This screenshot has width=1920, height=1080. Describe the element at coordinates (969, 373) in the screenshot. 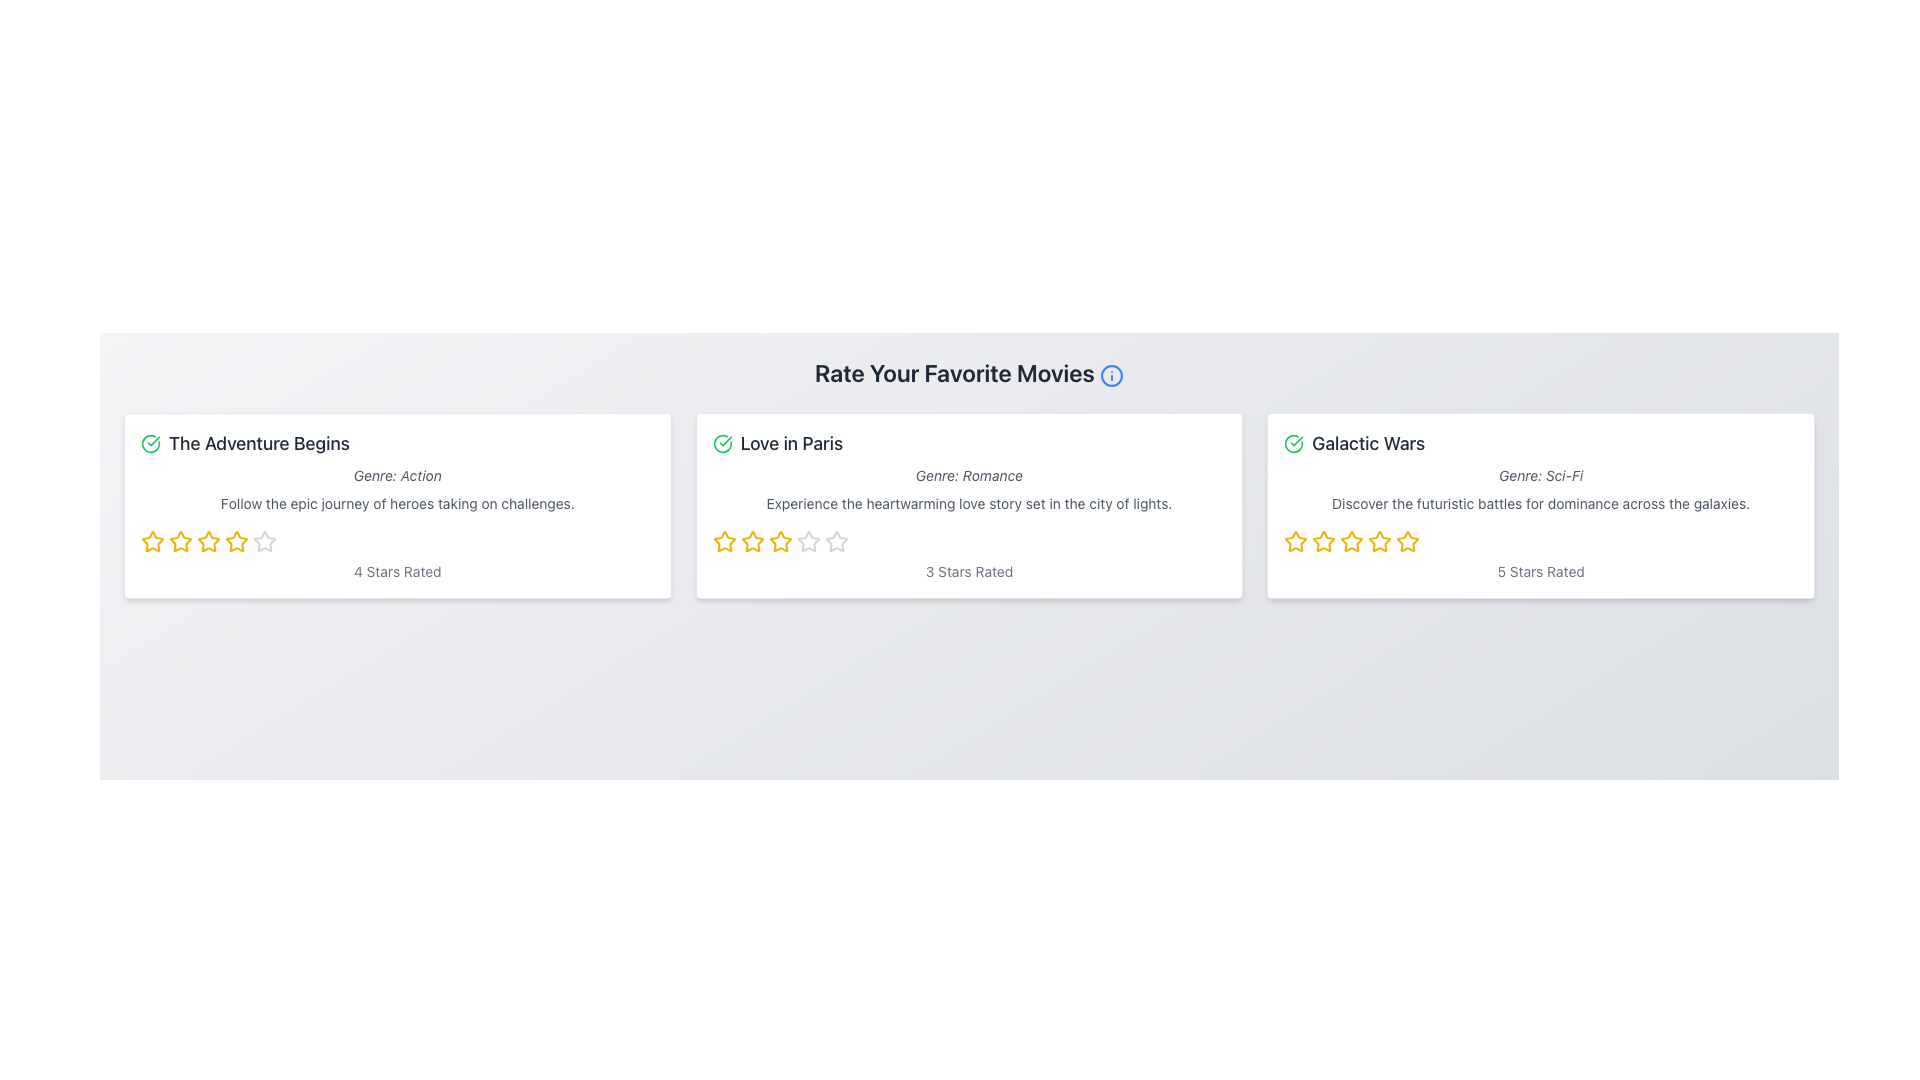

I see `heading text that introduces the section about rating movies, located centrally at the top of the content area` at that location.